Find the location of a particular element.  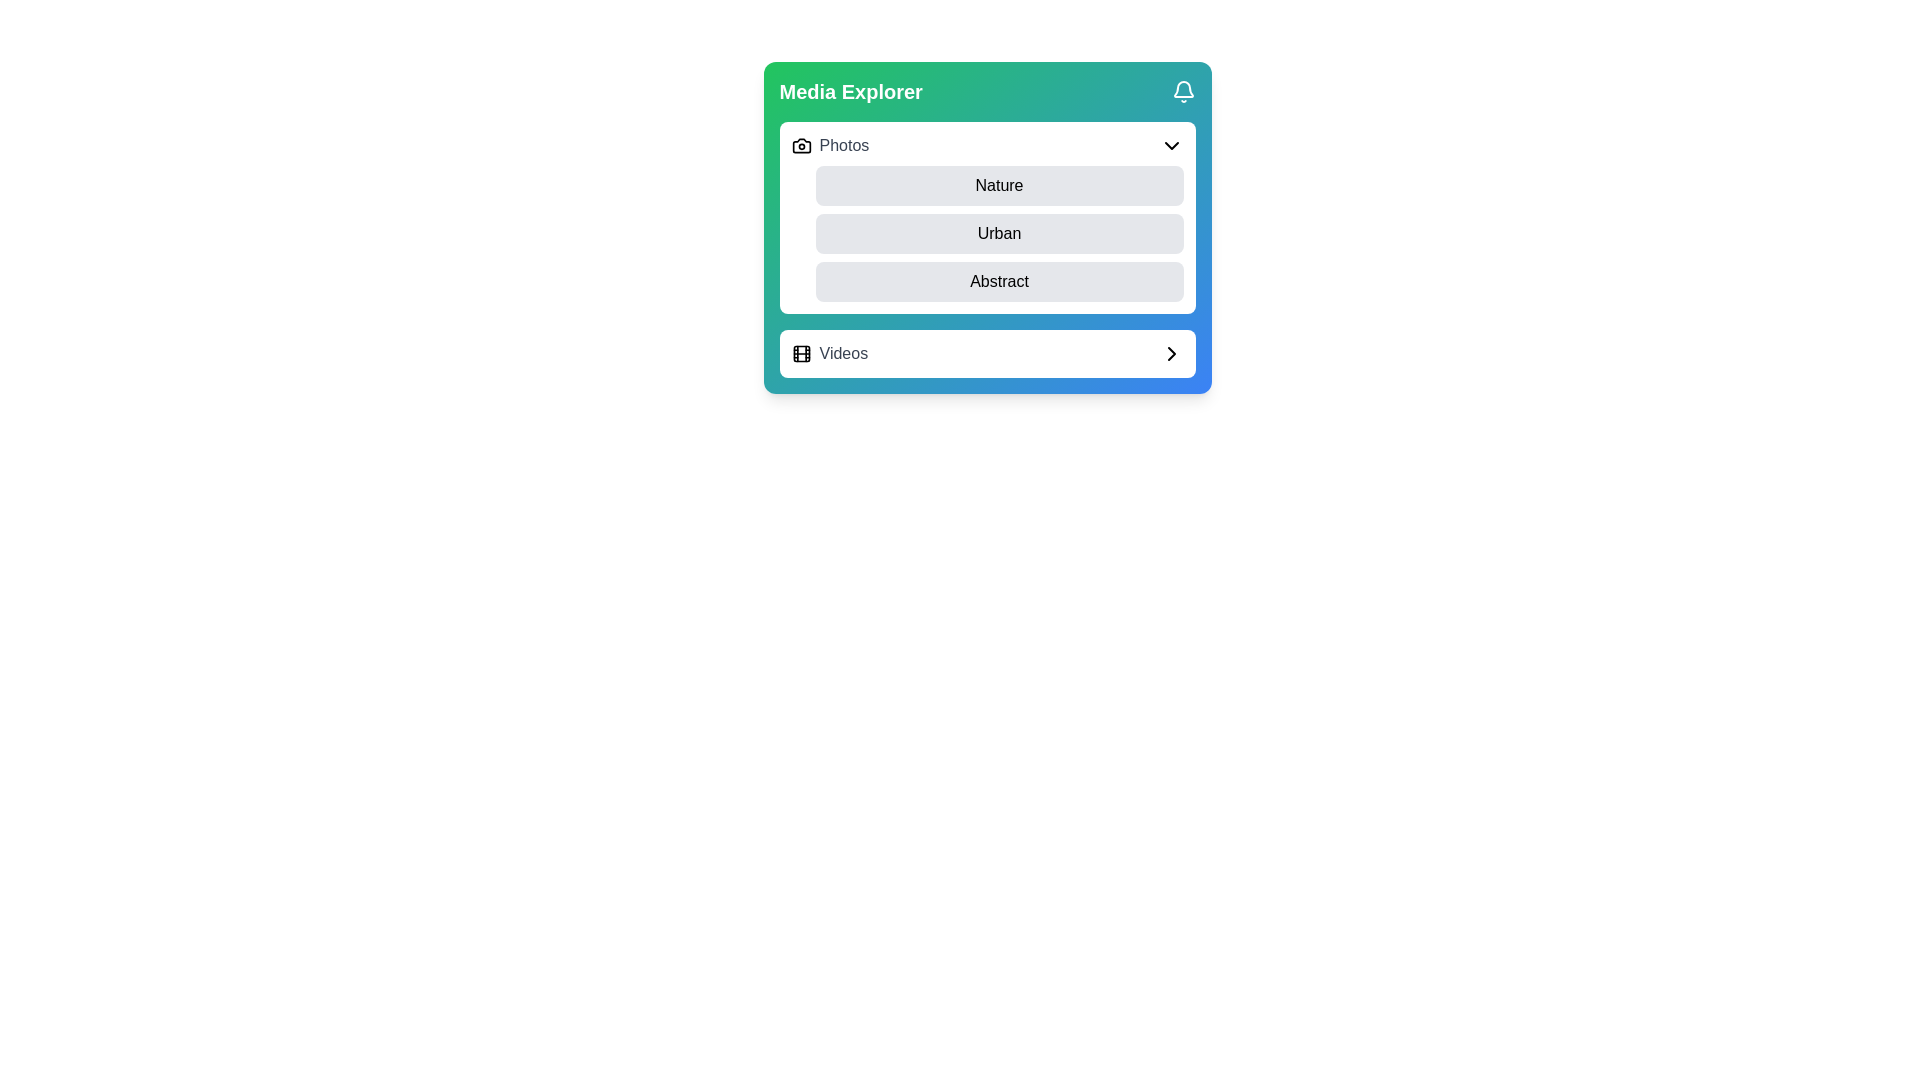

the 'Photos' category icon located at the top-left of the 'Media Explorer' section, which visually indicates the section's purpose is located at coordinates (801, 145).